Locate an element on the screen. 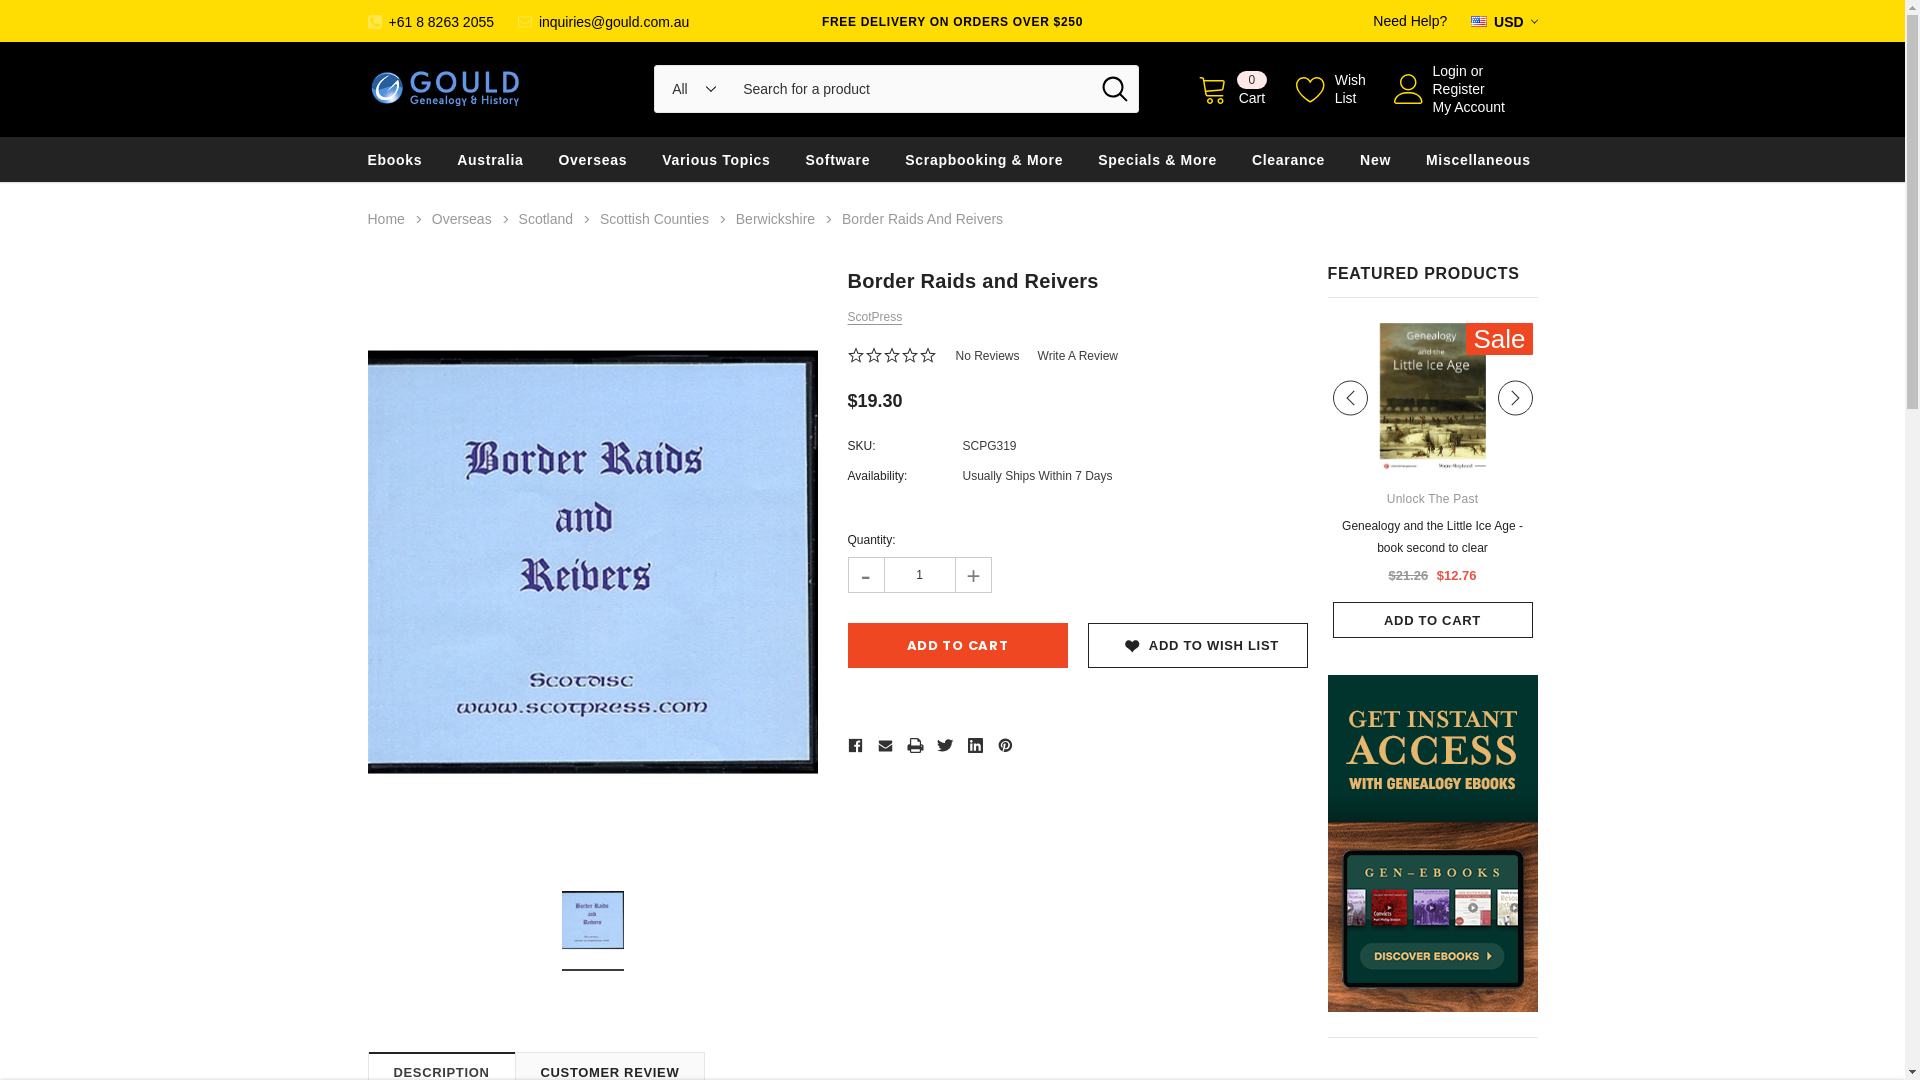  'ADD TO WISH LIST' is located at coordinates (1198, 645).